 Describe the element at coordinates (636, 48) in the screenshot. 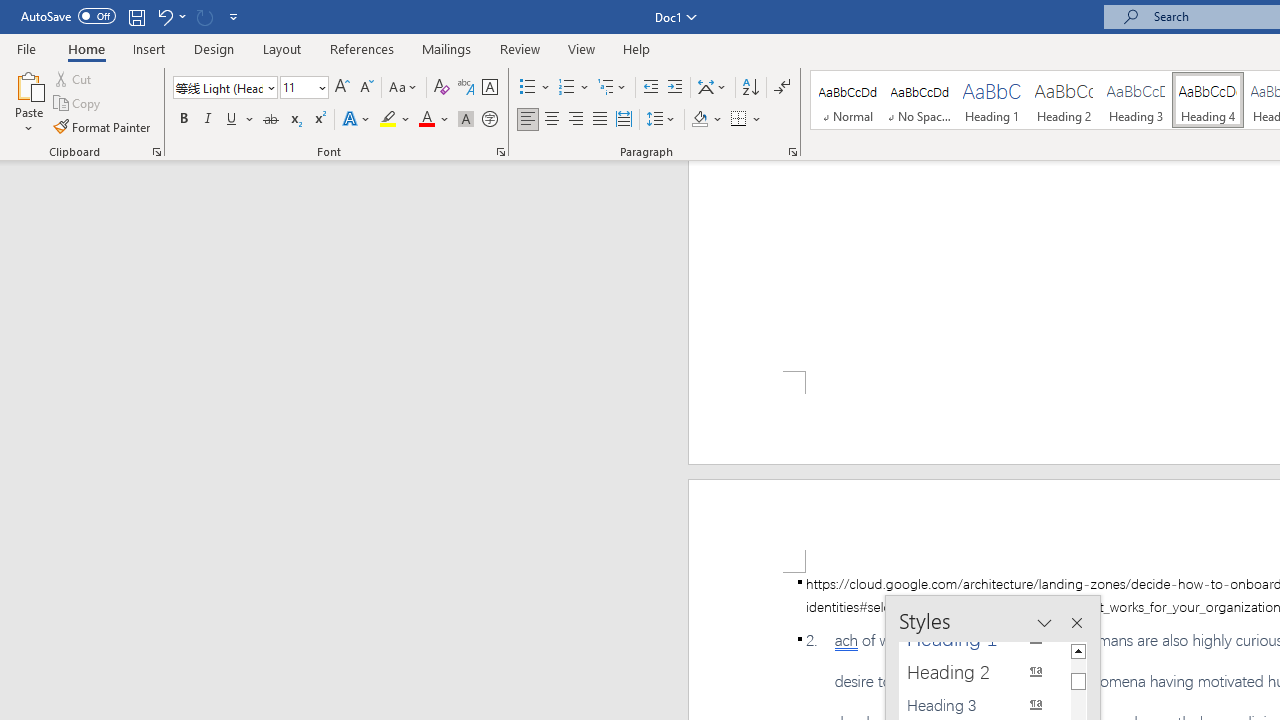

I see `'Help'` at that location.